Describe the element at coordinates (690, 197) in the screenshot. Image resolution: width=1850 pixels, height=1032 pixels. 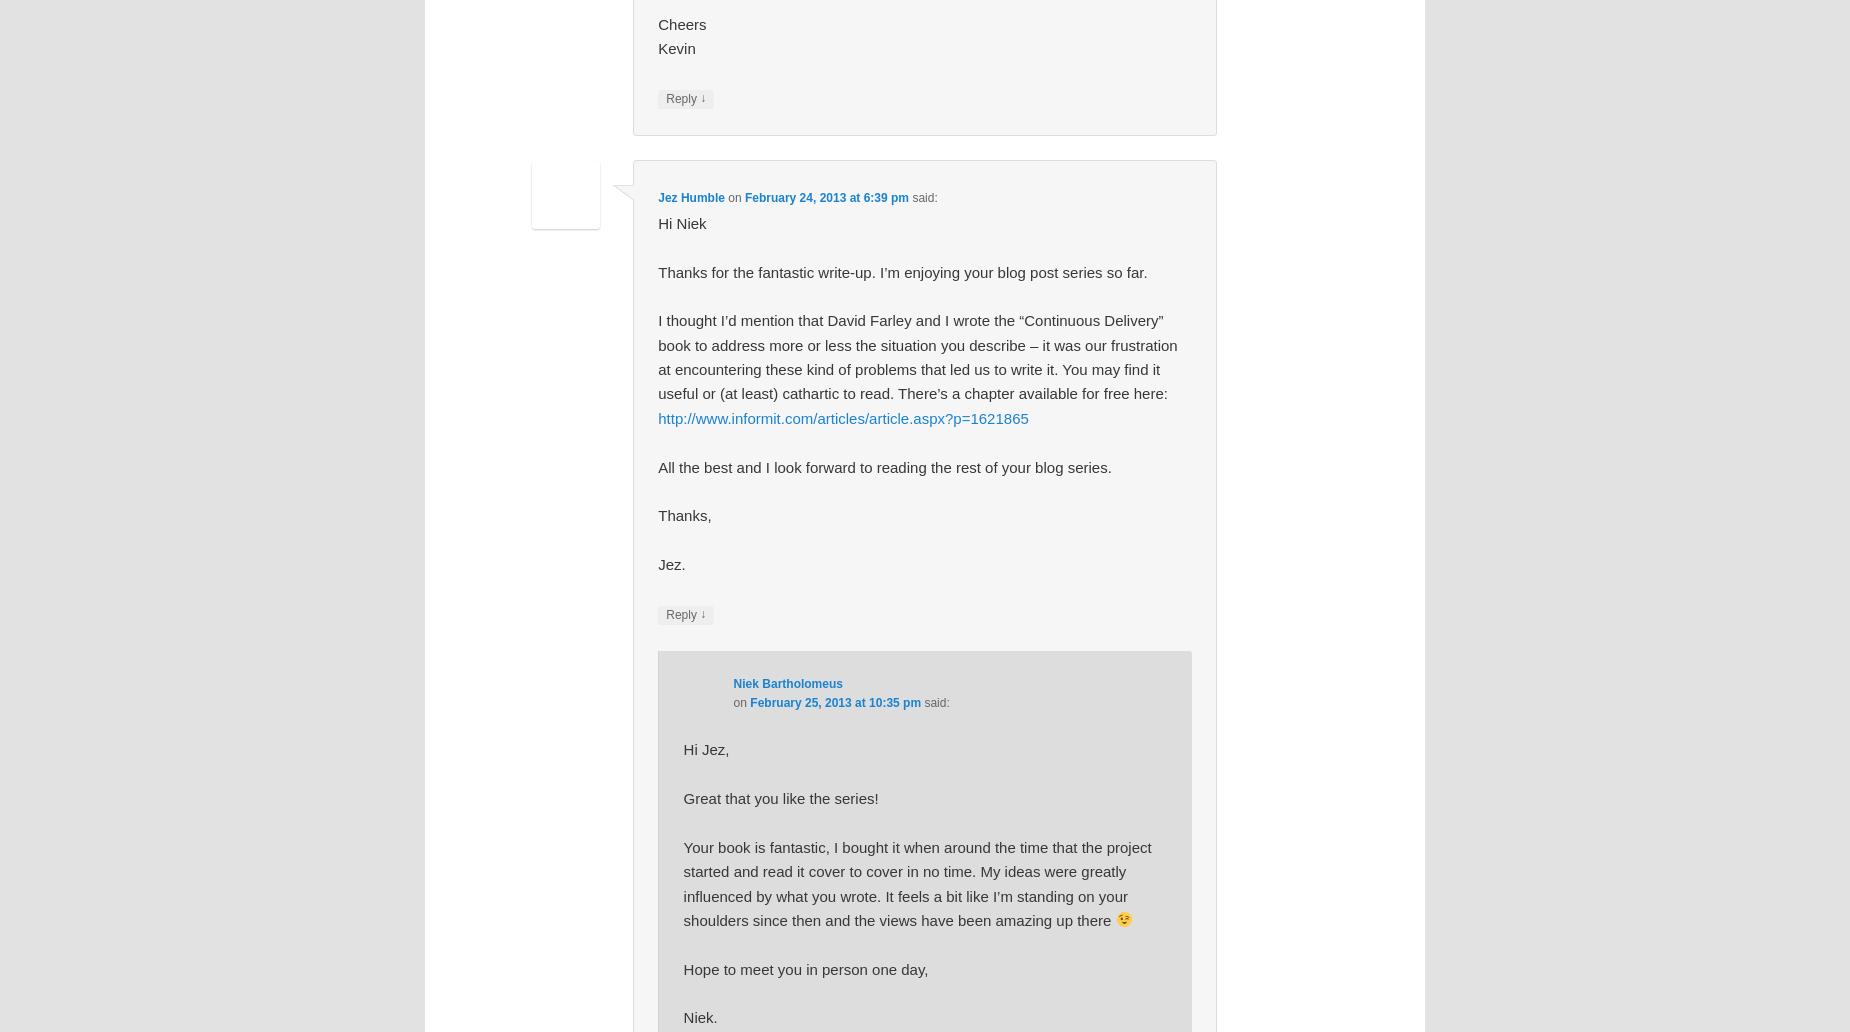
I see `'Jez Humble'` at that location.